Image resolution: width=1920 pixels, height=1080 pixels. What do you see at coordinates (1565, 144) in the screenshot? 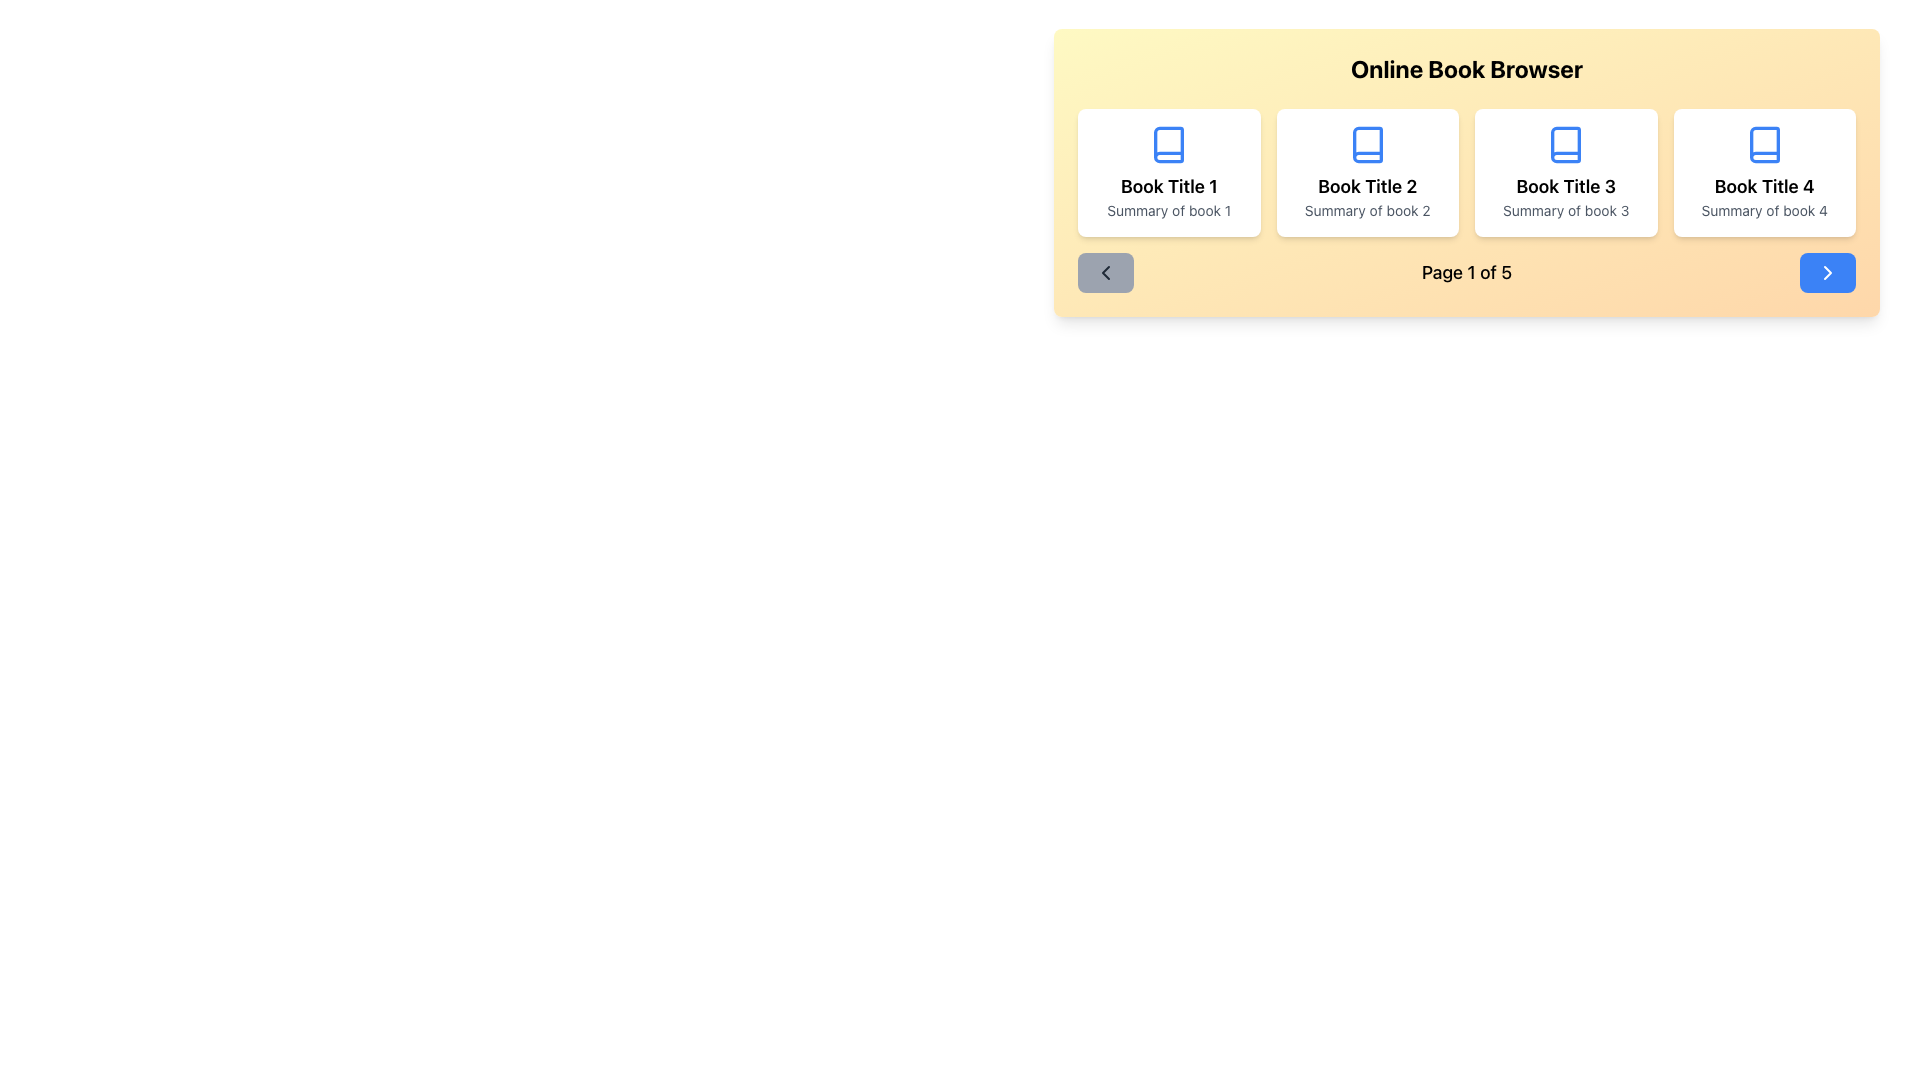
I see `the book icon located at the top center of the card for 'Book Title 3', which visually aids in identifying the content of the card` at bounding box center [1565, 144].